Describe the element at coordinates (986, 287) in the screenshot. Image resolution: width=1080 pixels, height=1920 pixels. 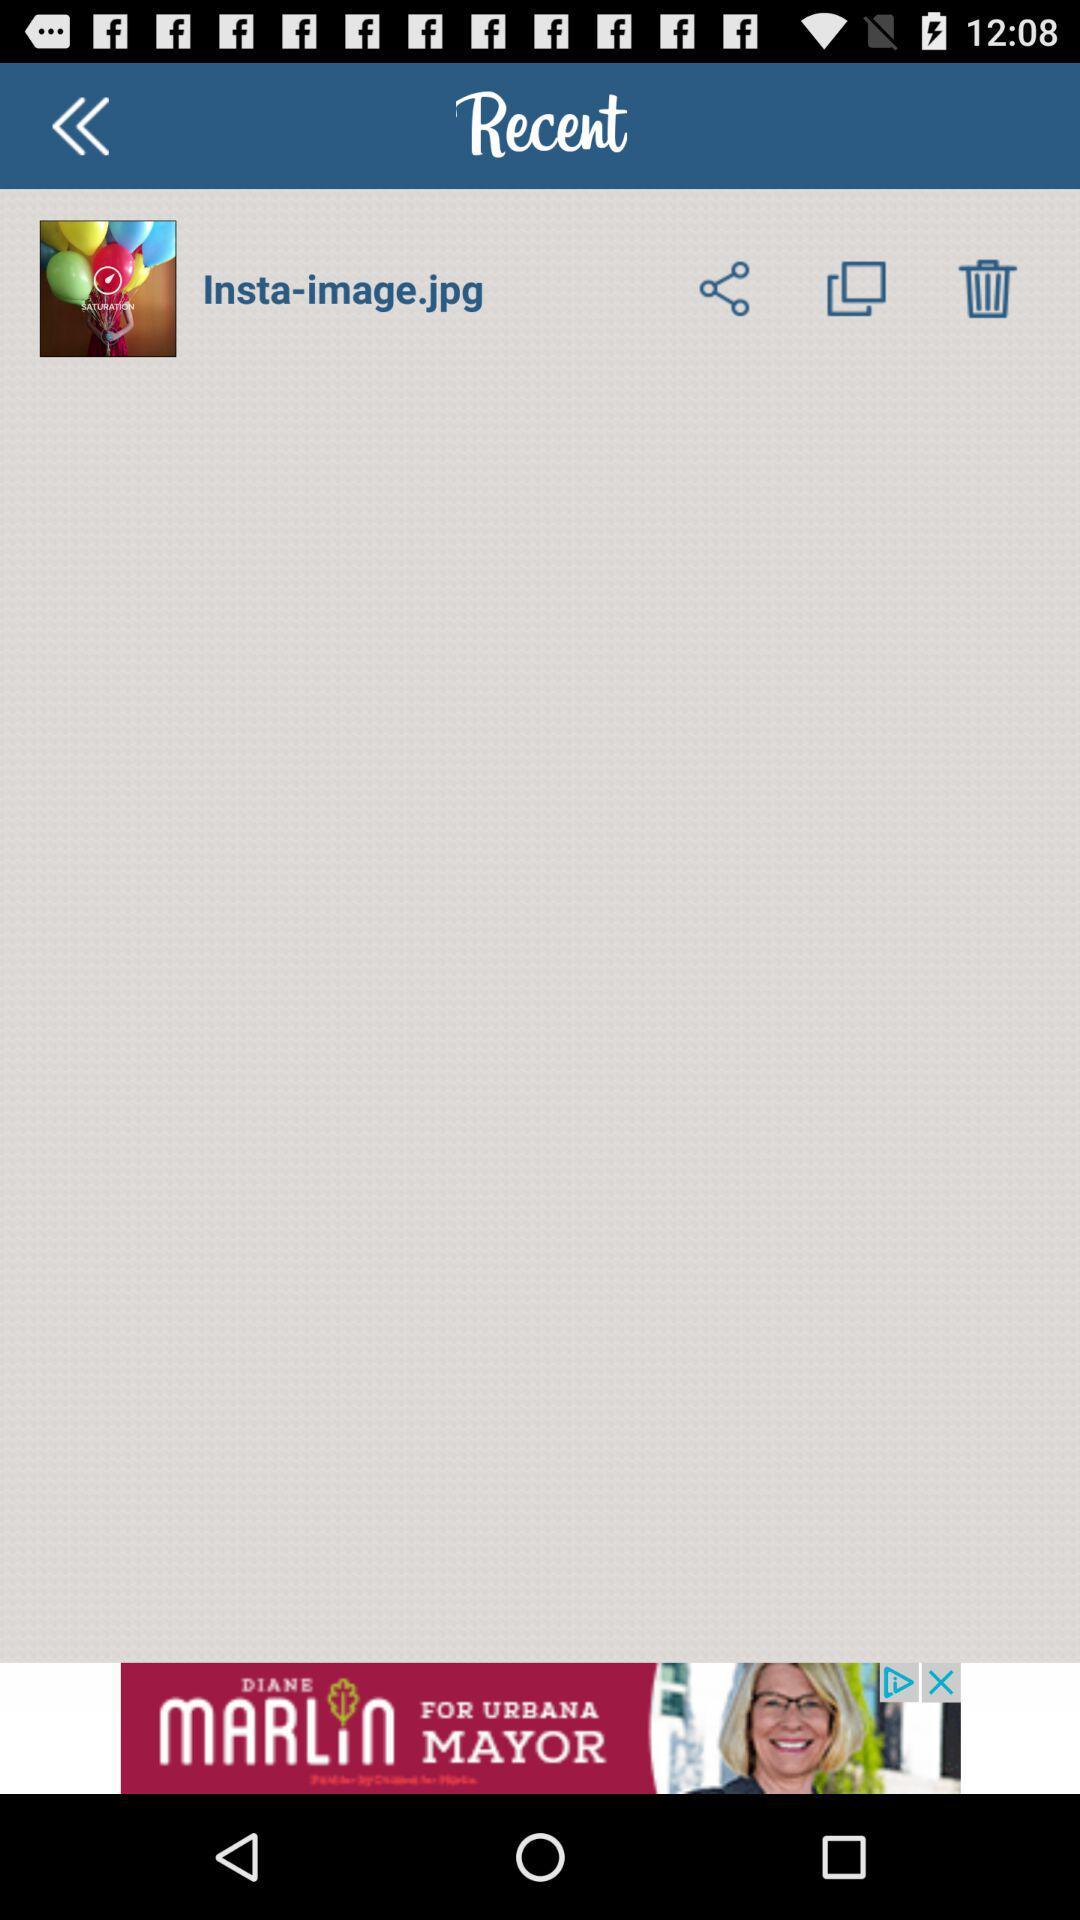
I see `delete option` at that location.